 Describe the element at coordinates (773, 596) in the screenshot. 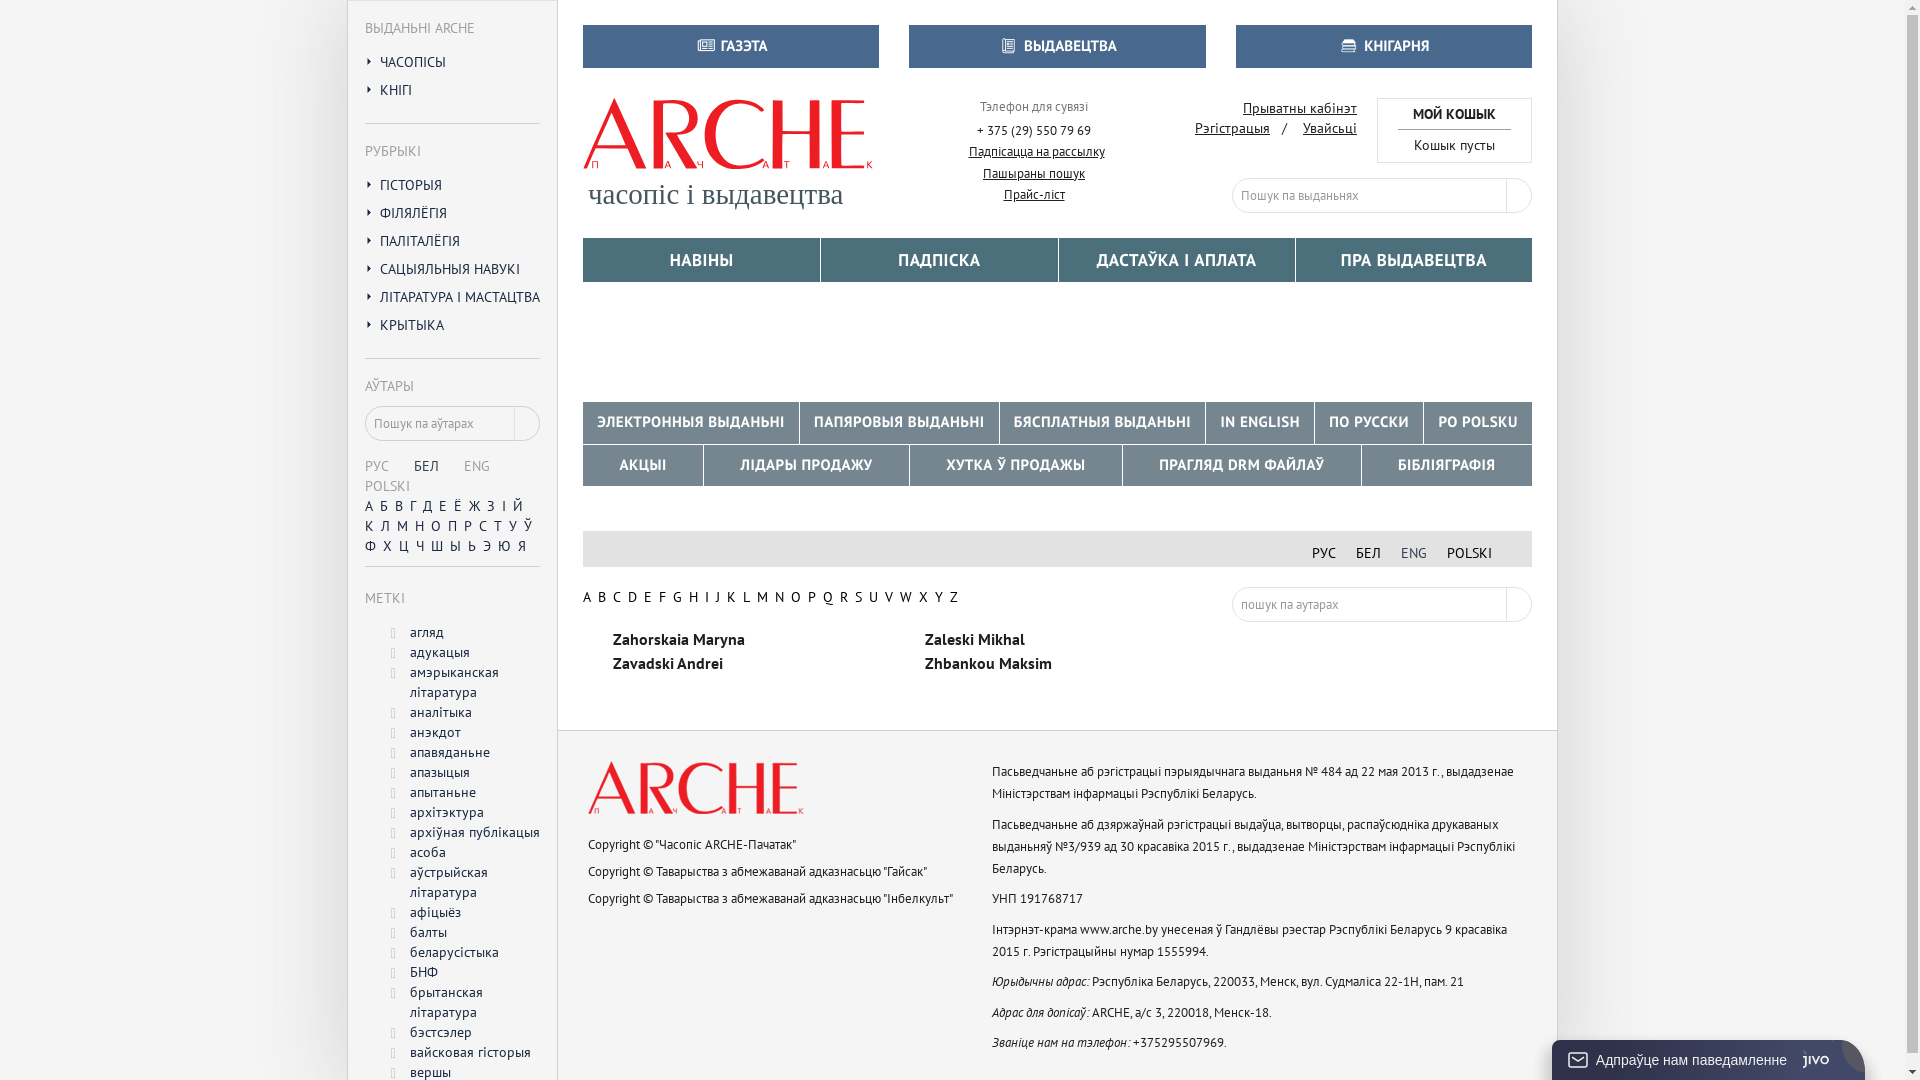

I see `'N'` at that location.